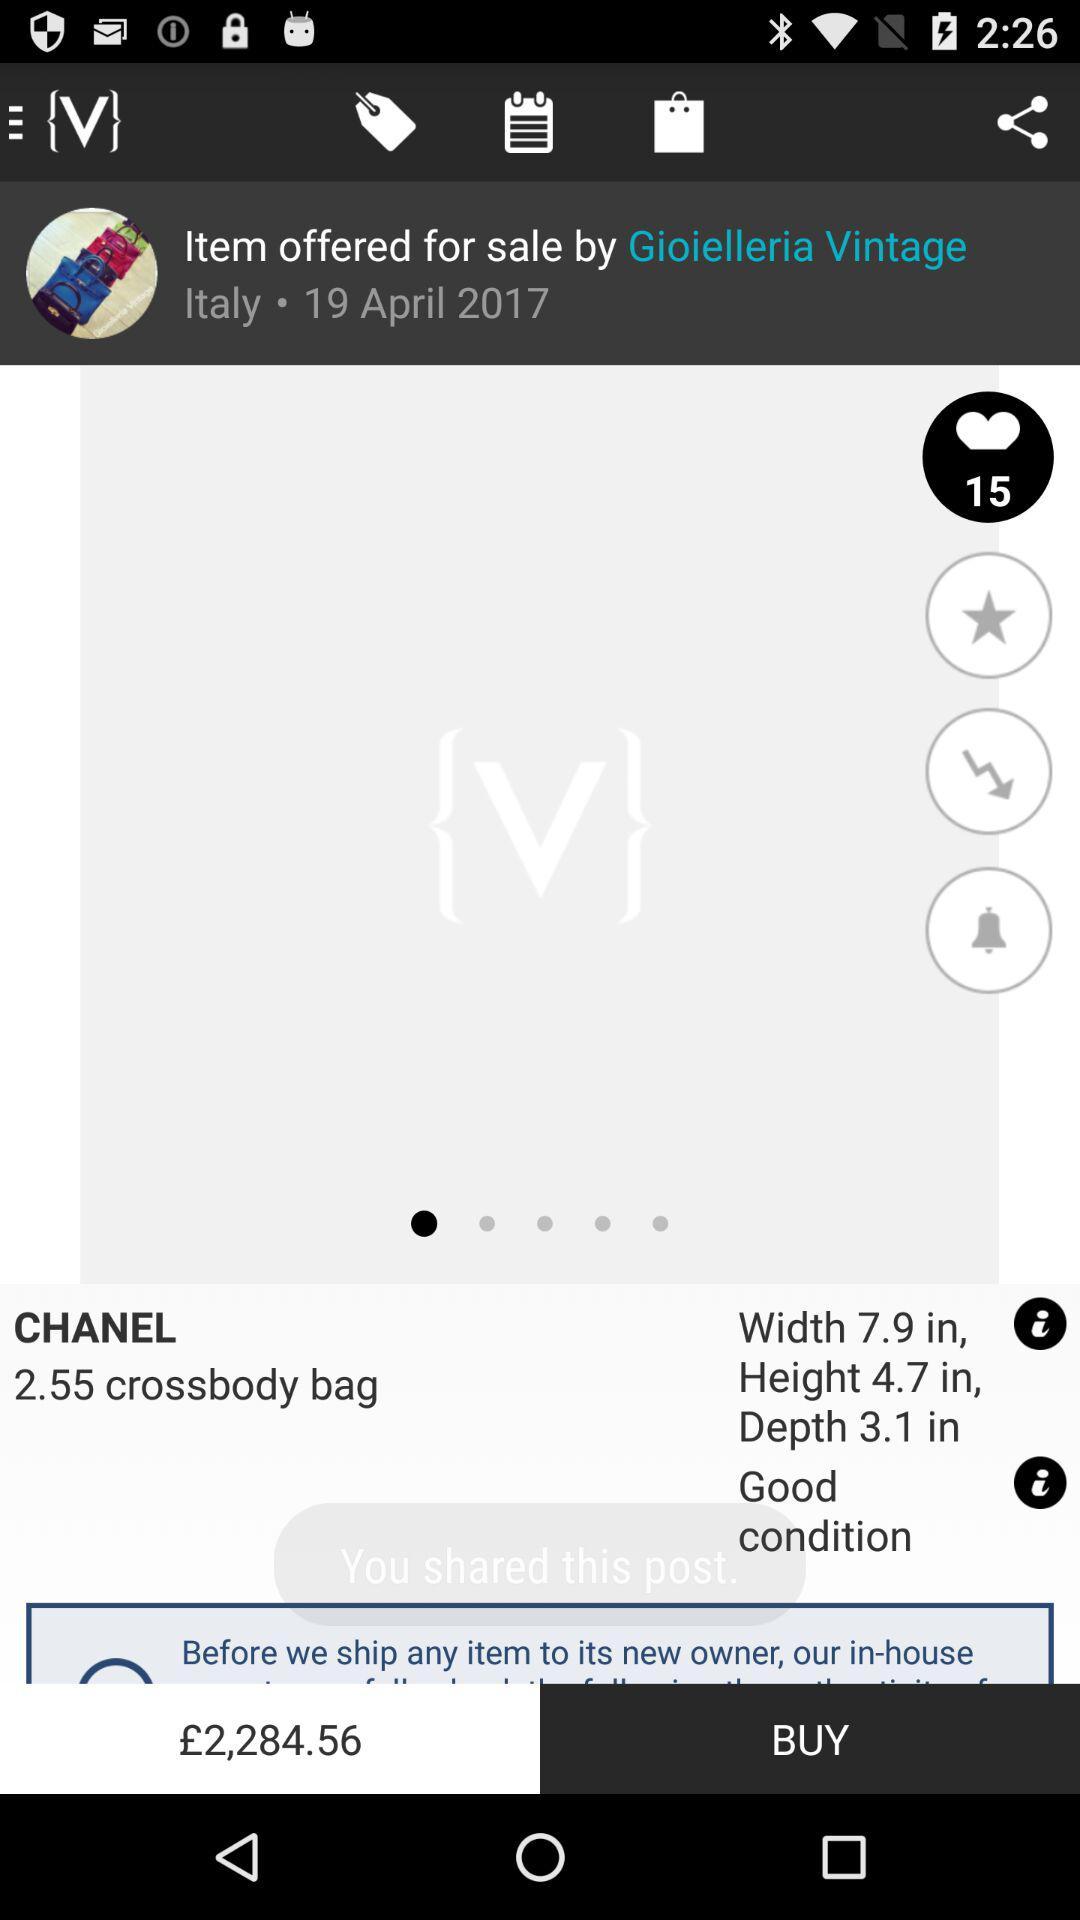  Describe the element at coordinates (575, 243) in the screenshot. I see `the item offered for` at that location.